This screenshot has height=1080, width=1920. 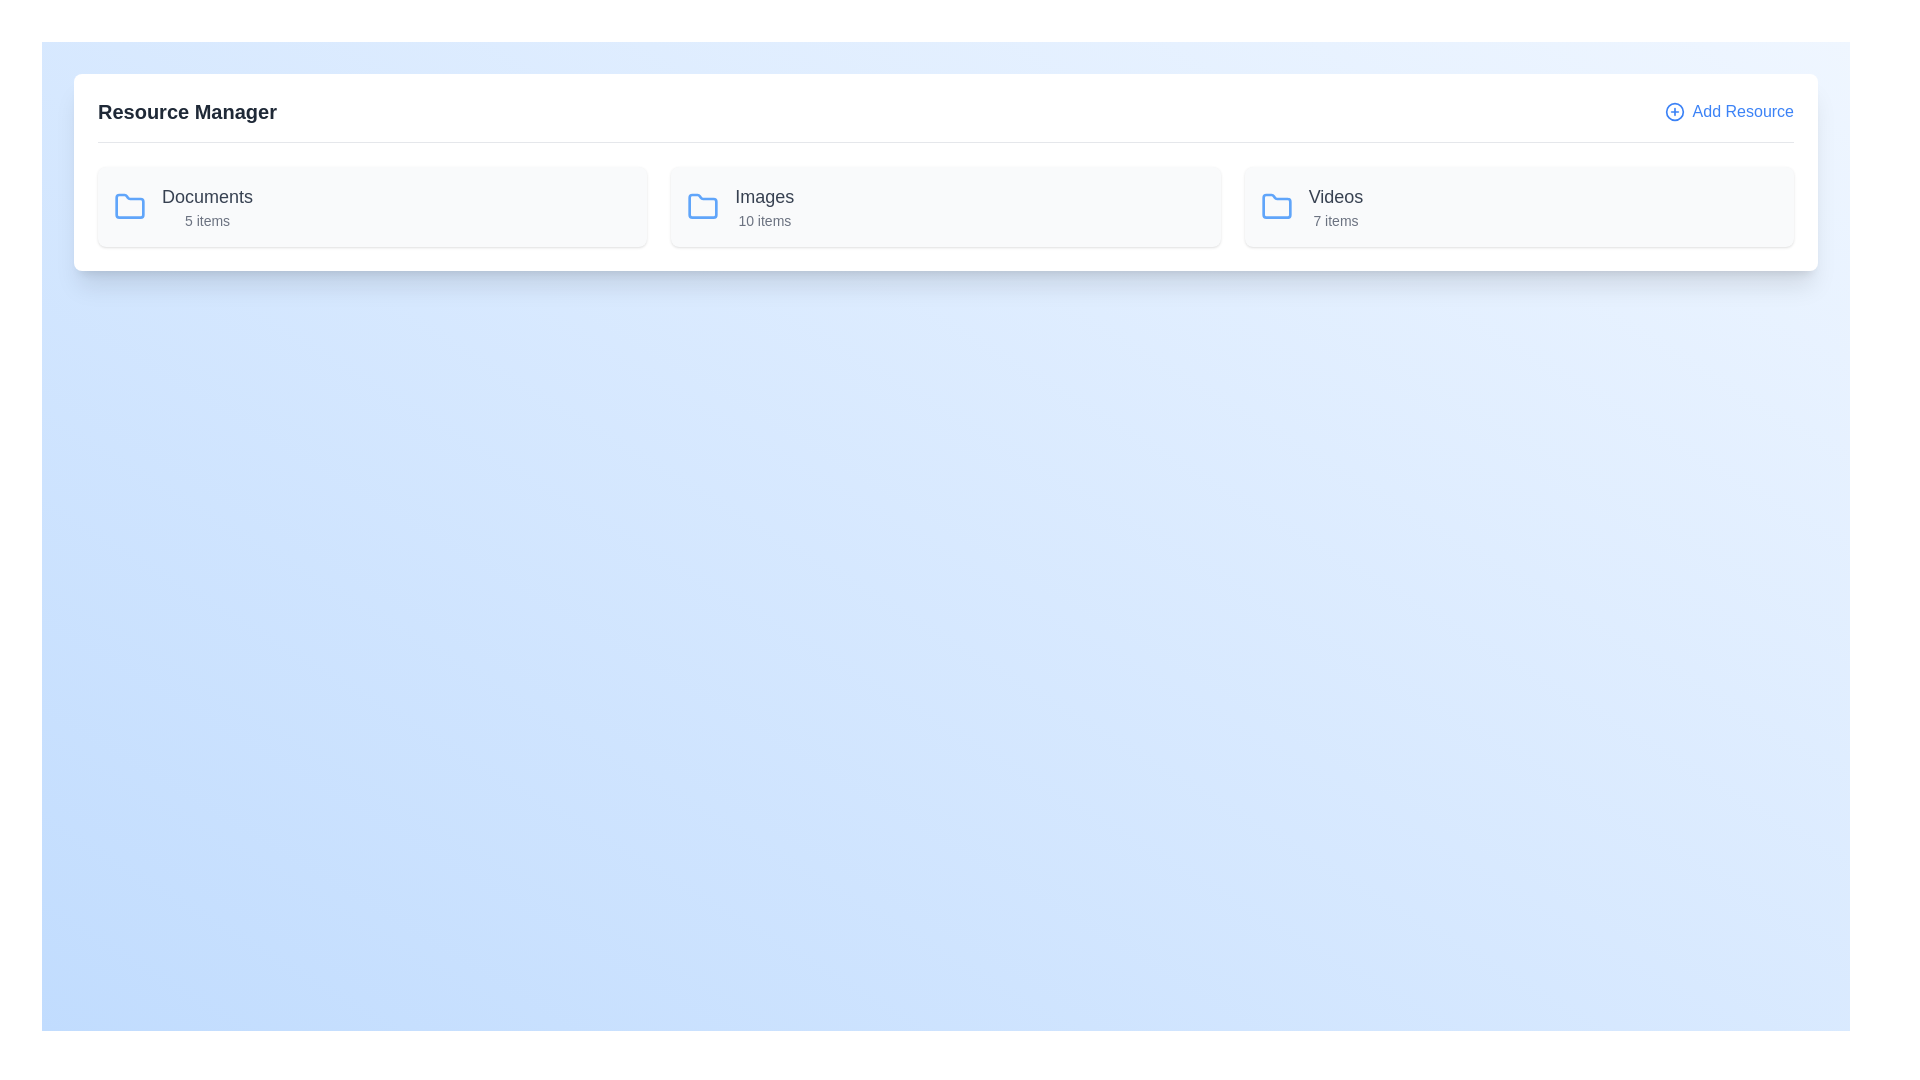 What do you see at coordinates (207, 207) in the screenshot?
I see `informational text label that displays the title and item count for the first folder in the folder list` at bounding box center [207, 207].